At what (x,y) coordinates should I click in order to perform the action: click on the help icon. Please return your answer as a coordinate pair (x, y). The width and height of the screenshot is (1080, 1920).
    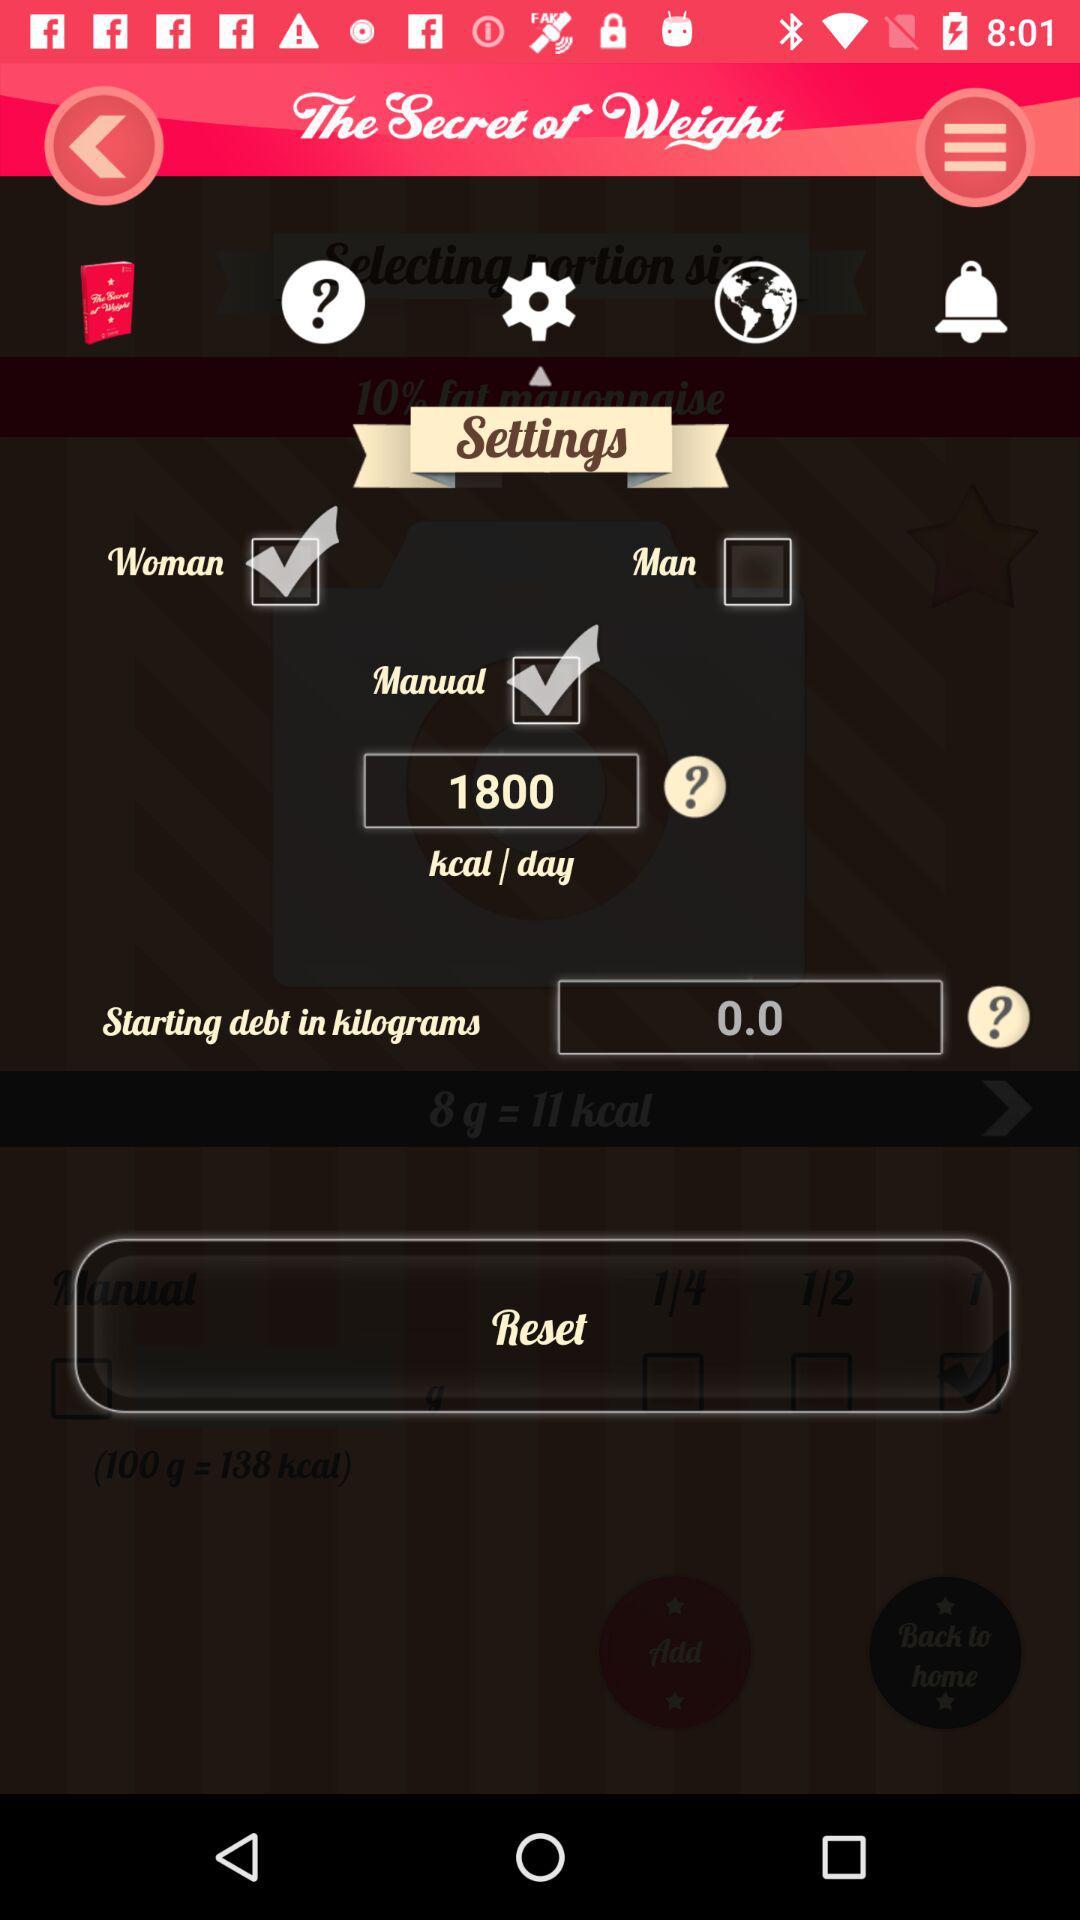
    Looking at the image, I should click on (1000, 1016).